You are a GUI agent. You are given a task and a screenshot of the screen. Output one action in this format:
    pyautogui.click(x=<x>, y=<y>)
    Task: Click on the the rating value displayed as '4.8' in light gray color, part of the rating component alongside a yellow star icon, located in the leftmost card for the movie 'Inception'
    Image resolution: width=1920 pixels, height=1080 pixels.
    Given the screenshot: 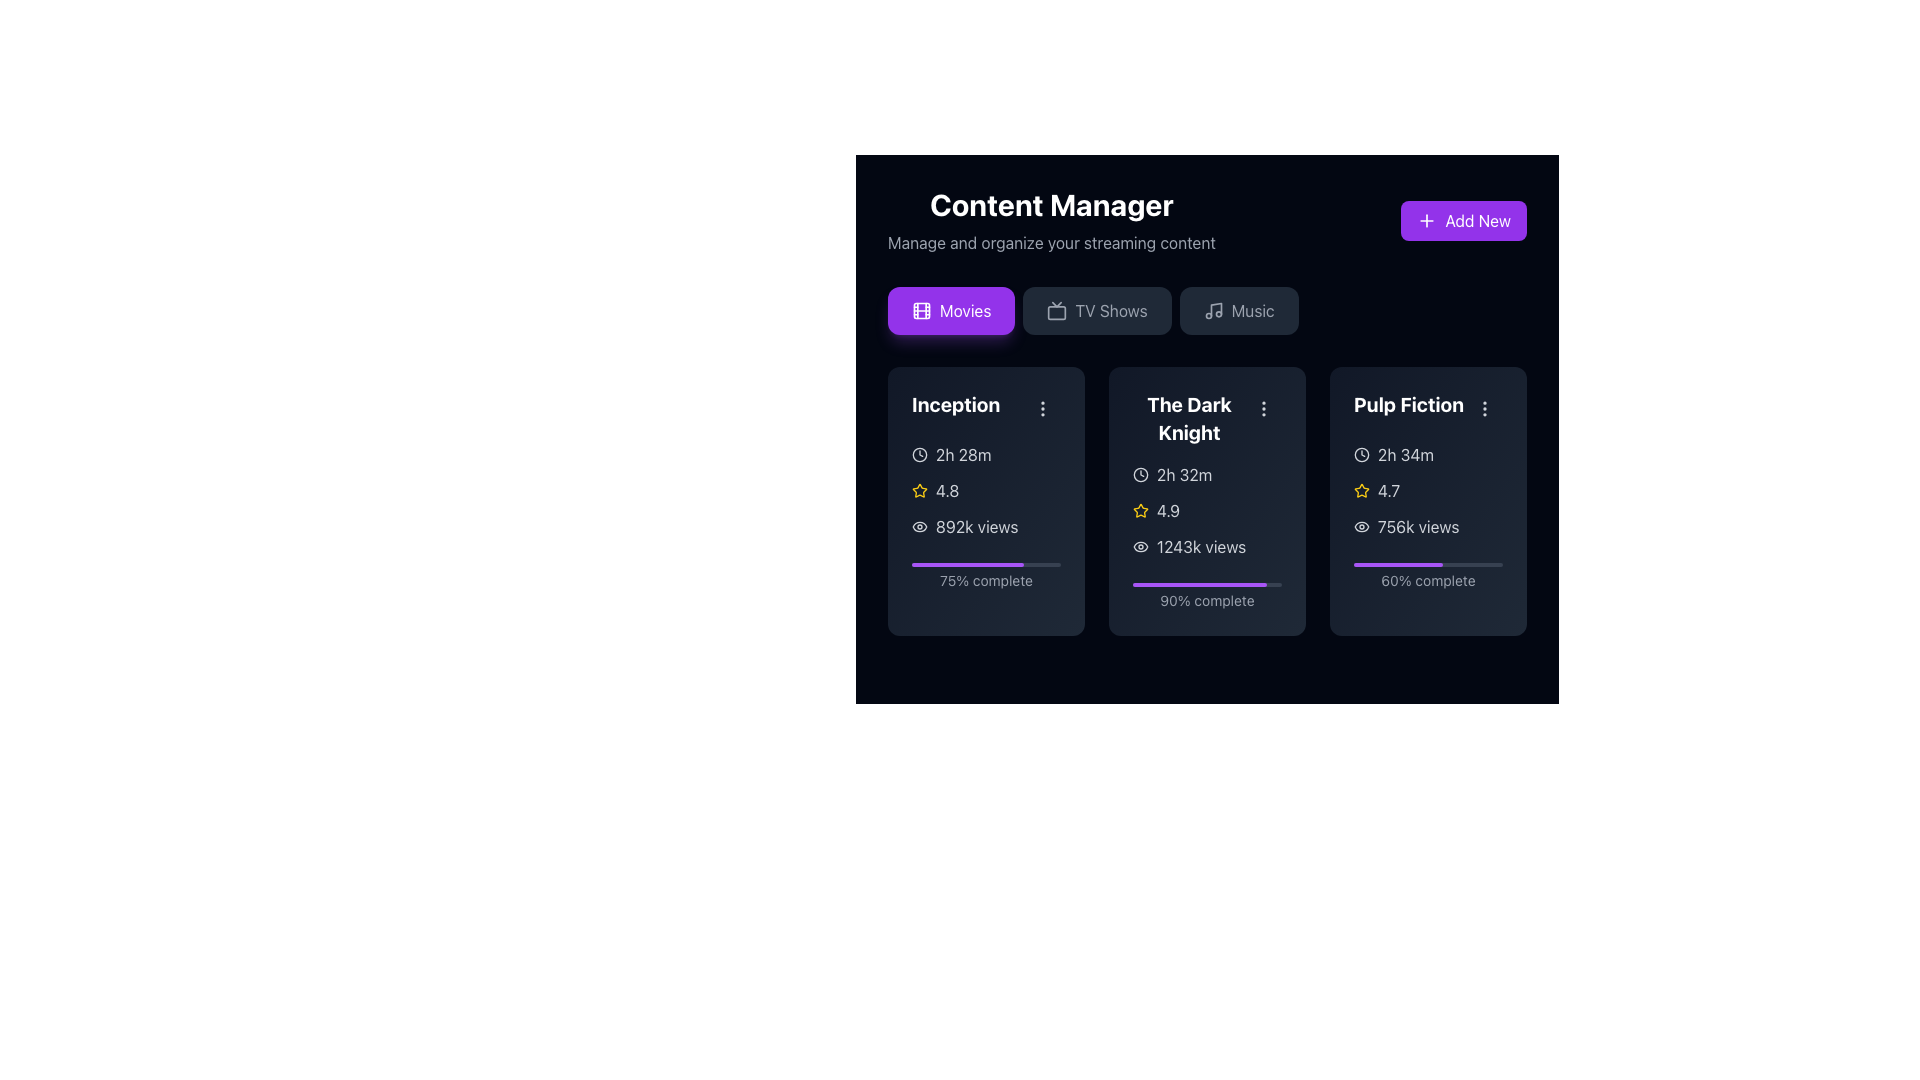 What is the action you would take?
    pyautogui.click(x=946, y=490)
    